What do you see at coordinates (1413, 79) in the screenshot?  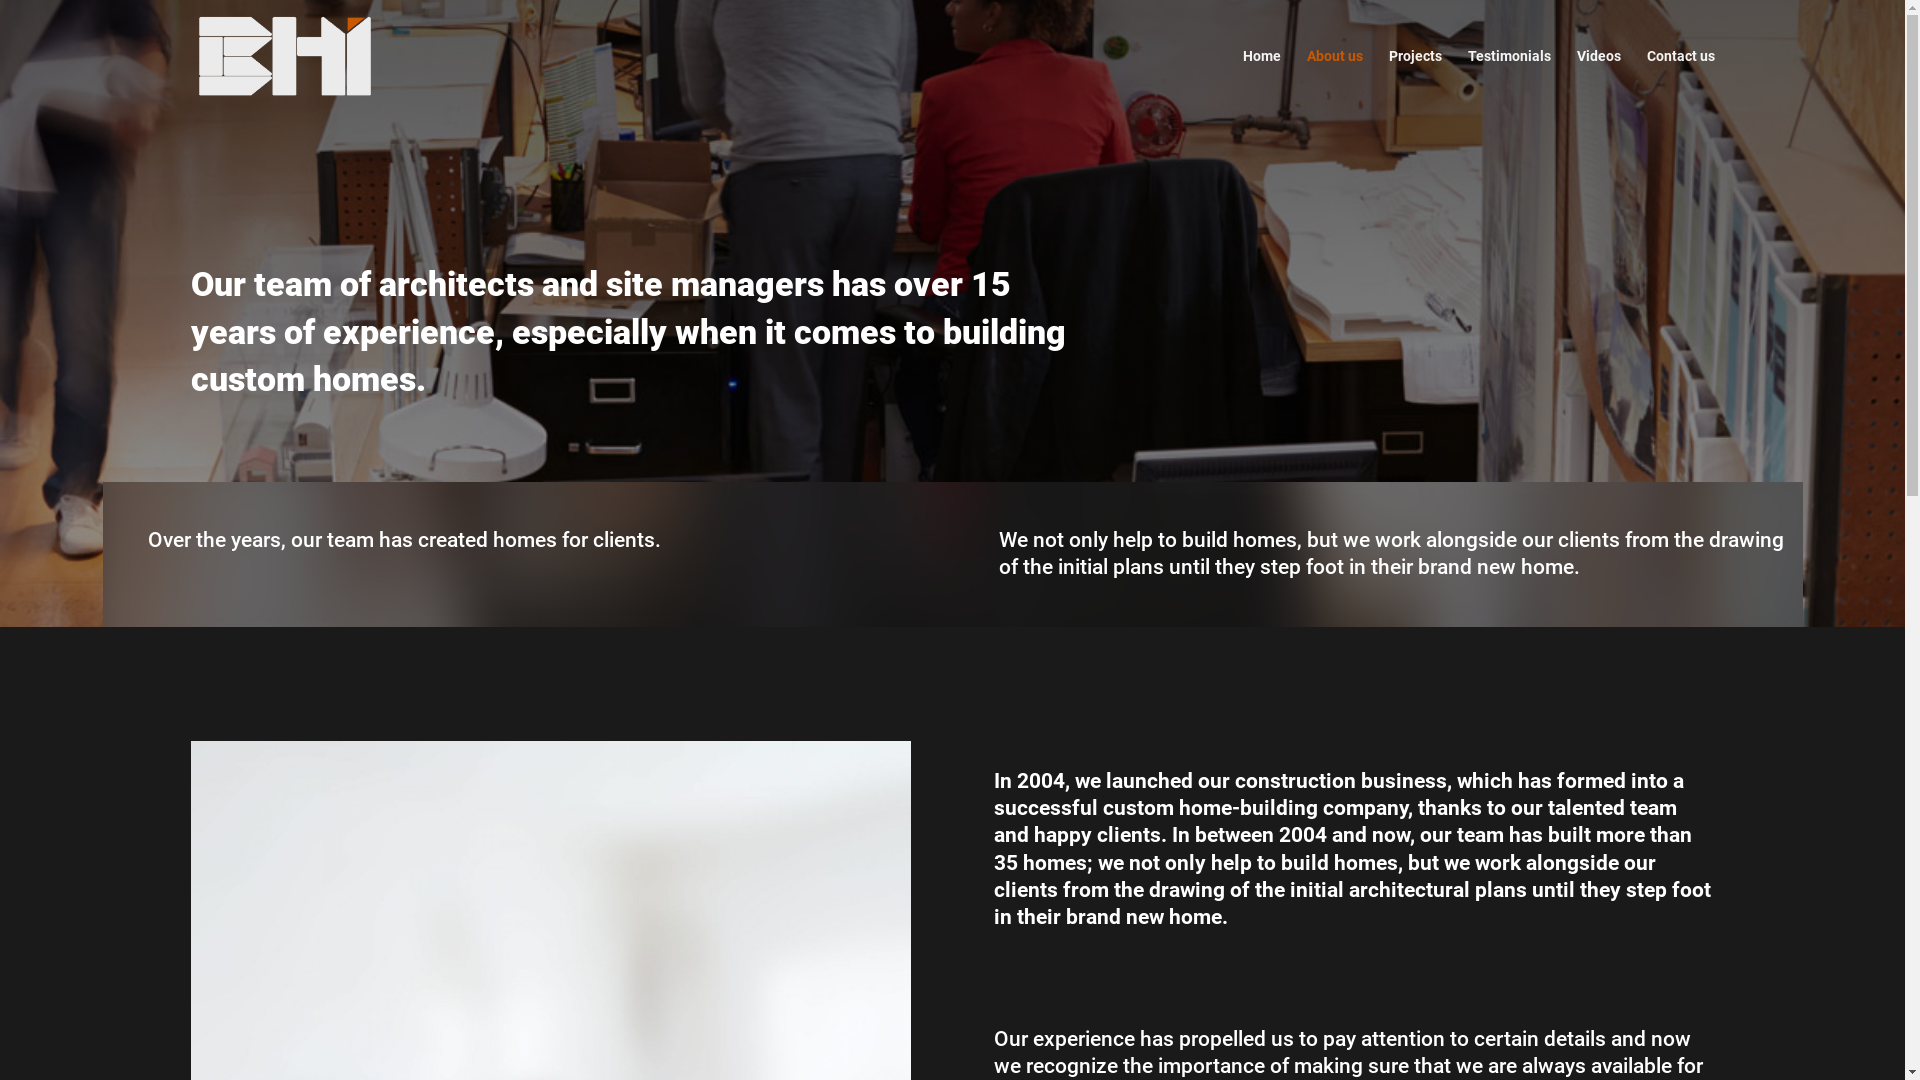 I see `'Projects'` at bounding box center [1413, 79].